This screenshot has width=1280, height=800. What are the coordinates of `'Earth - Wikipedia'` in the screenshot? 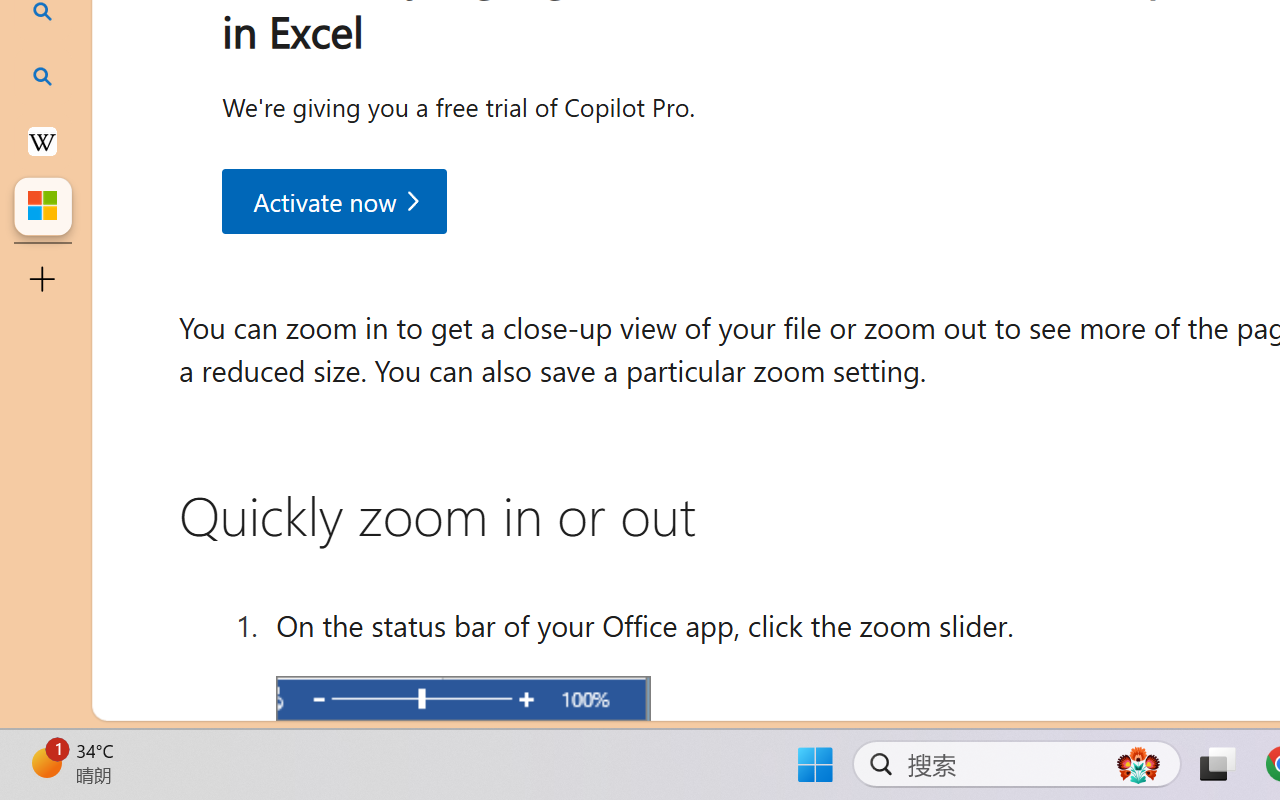 It's located at (42, 140).